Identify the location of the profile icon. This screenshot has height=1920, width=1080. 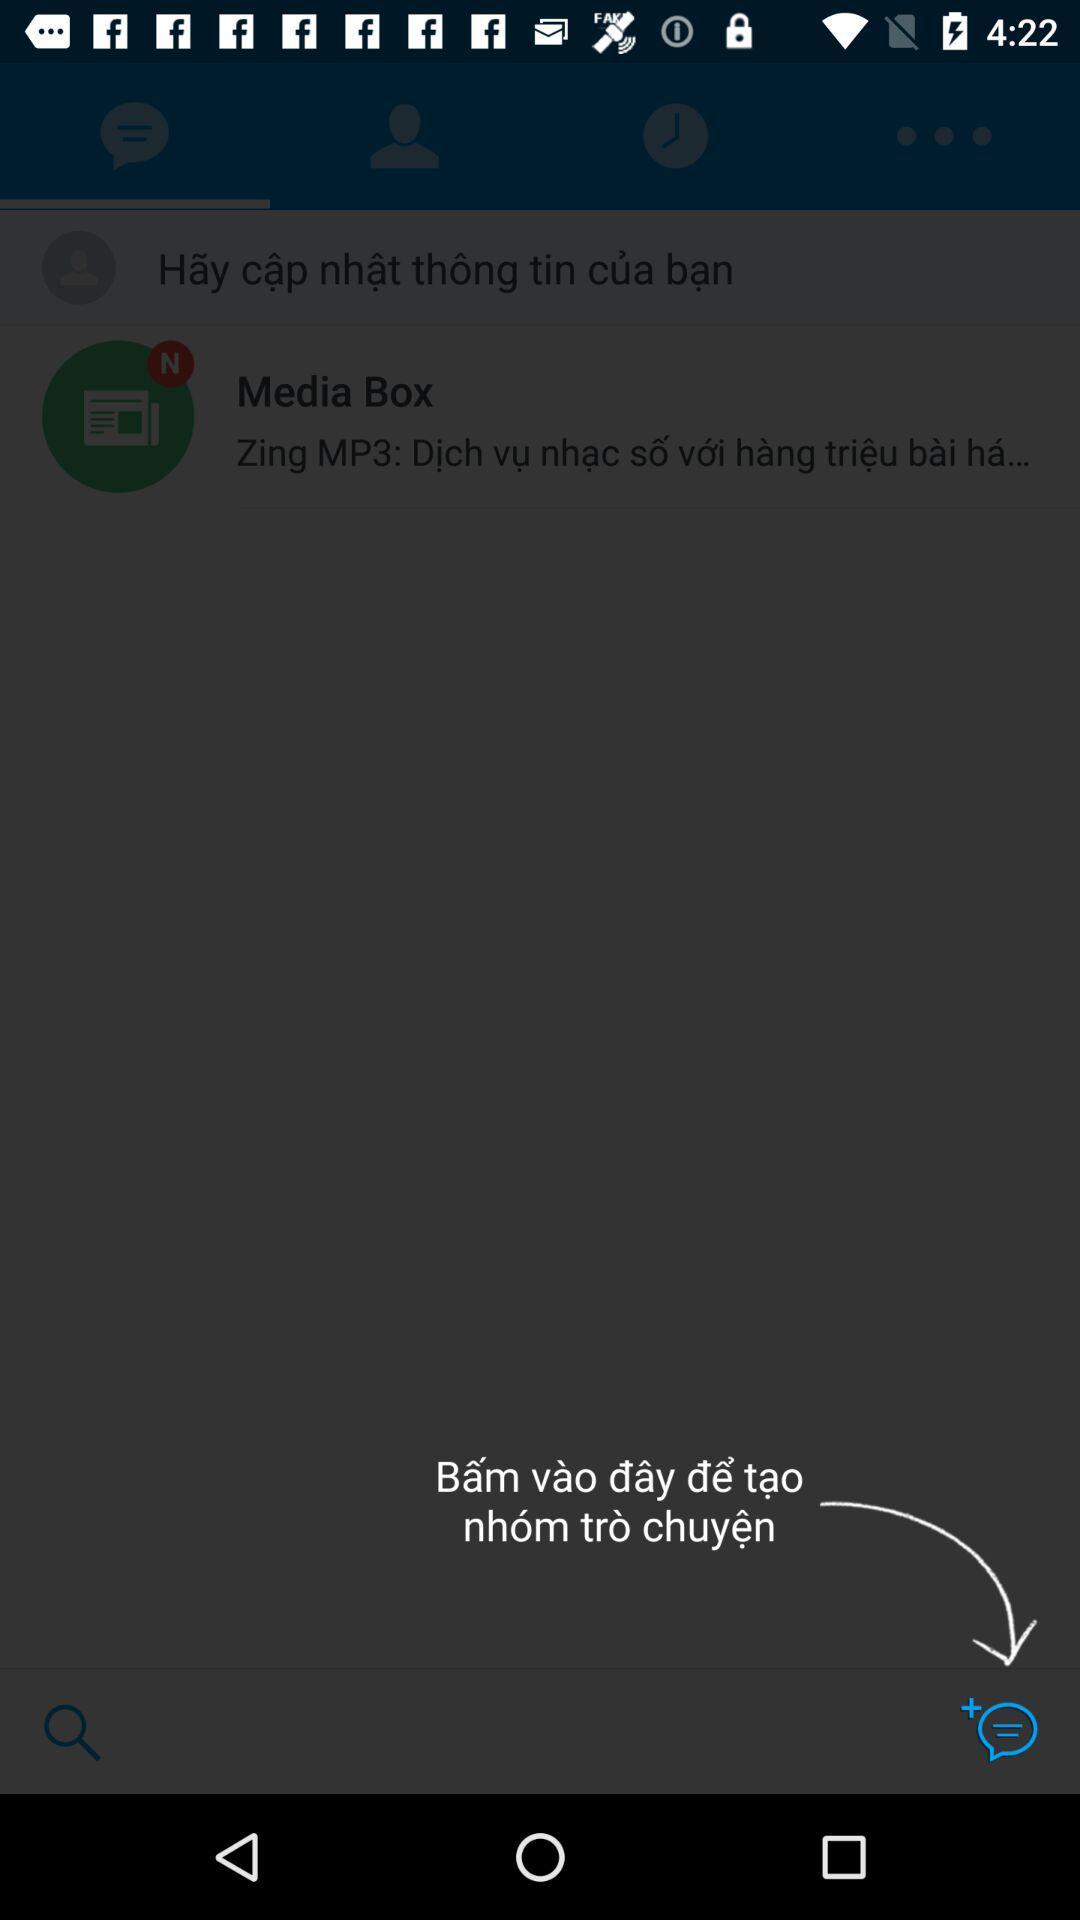
(405, 136).